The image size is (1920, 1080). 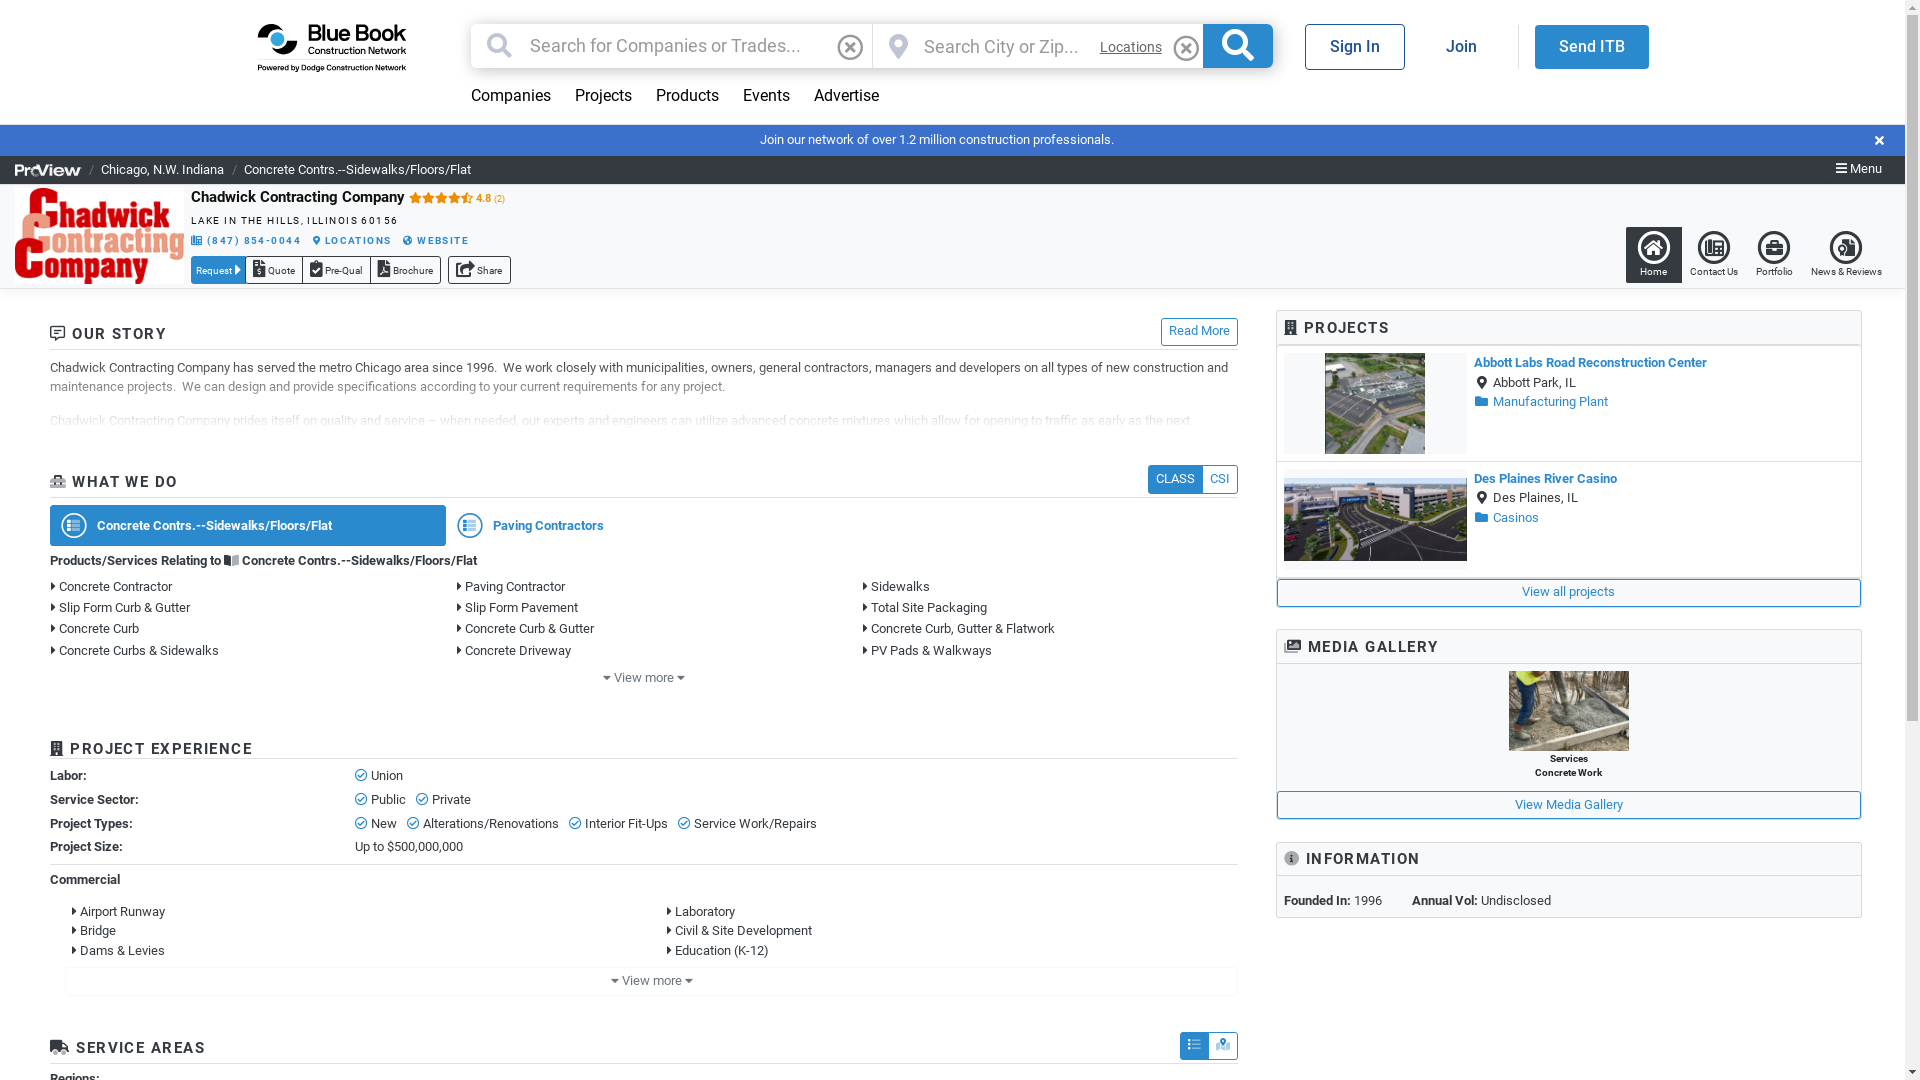 I want to click on 'Join', so click(x=1419, y=45).